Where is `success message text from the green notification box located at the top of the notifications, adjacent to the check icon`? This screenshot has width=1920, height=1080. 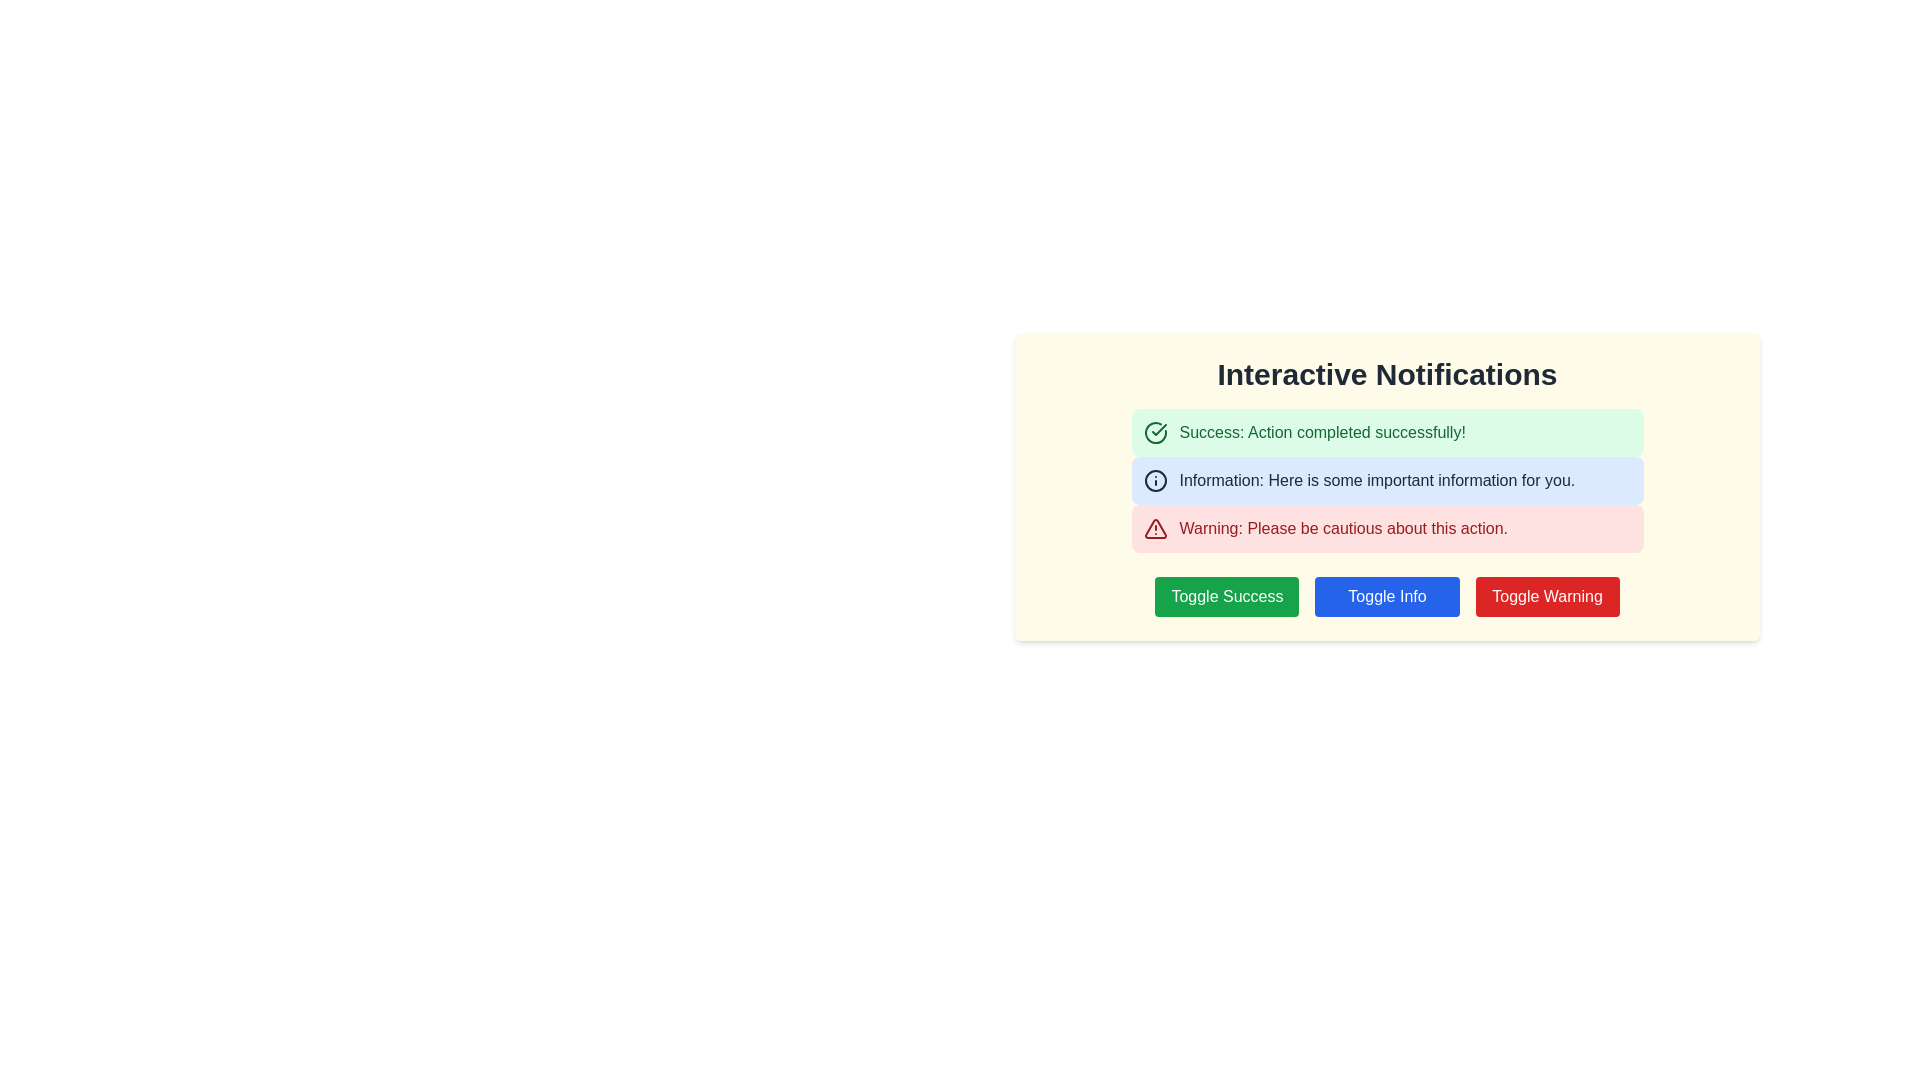 success message text from the green notification box located at the top of the notifications, adjacent to the check icon is located at coordinates (1322, 431).